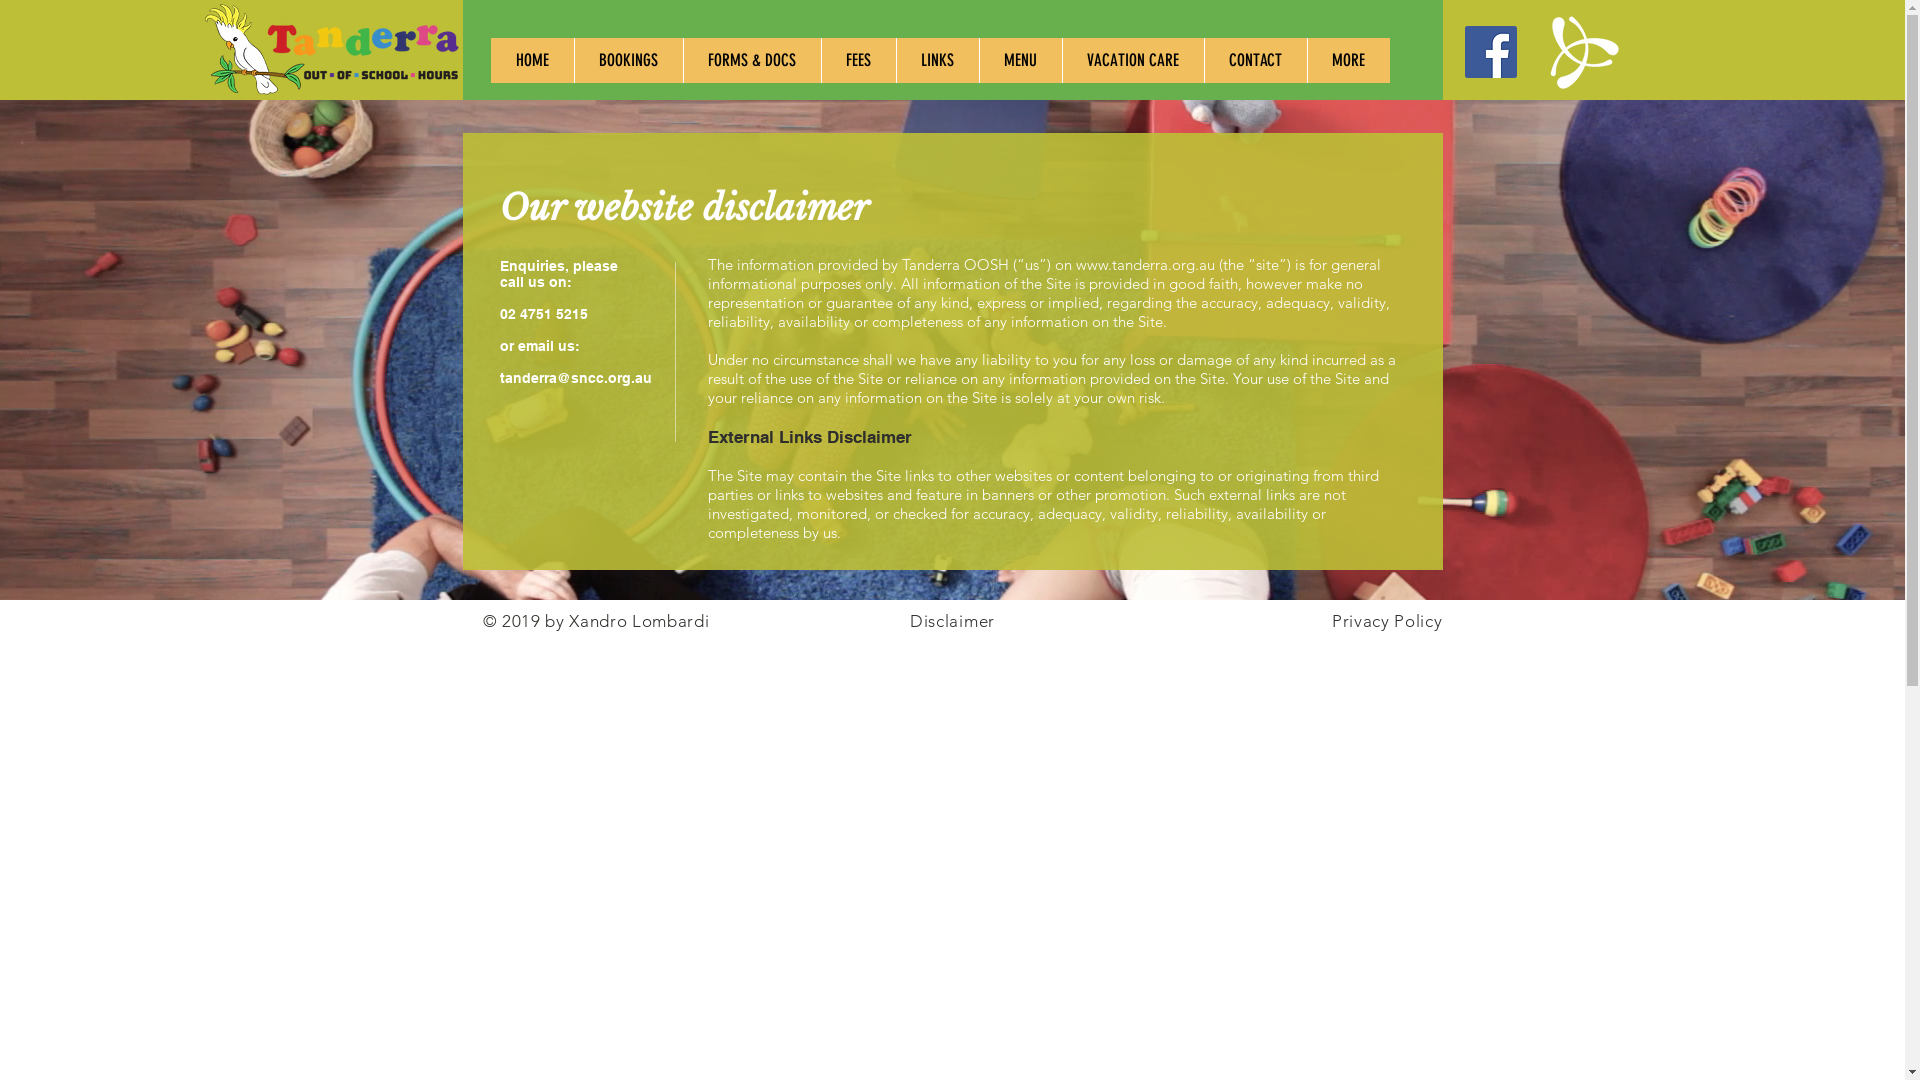  Describe the element at coordinates (749, 59) in the screenshot. I see `'FORMS & DOCS'` at that location.